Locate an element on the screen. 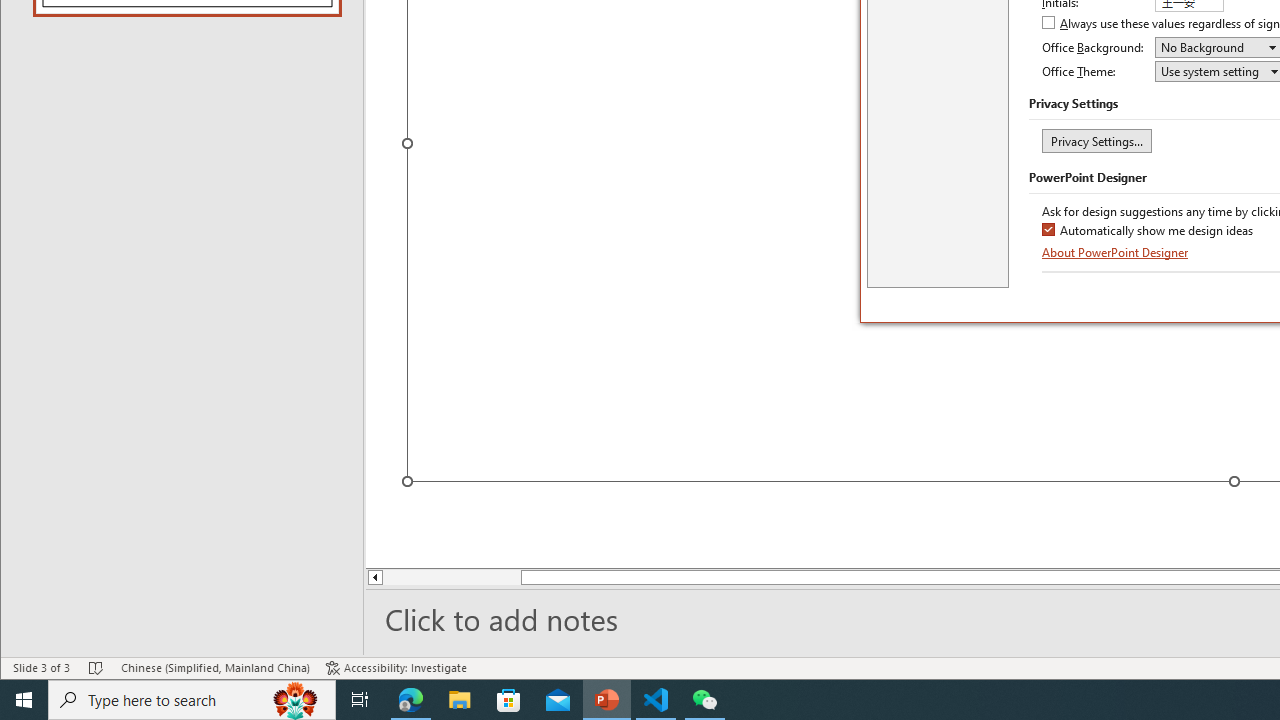 Image resolution: width=1280 pixels, height=720 pixels. 'Automatically show me design ideas' is located at coordinates (1149, 230).